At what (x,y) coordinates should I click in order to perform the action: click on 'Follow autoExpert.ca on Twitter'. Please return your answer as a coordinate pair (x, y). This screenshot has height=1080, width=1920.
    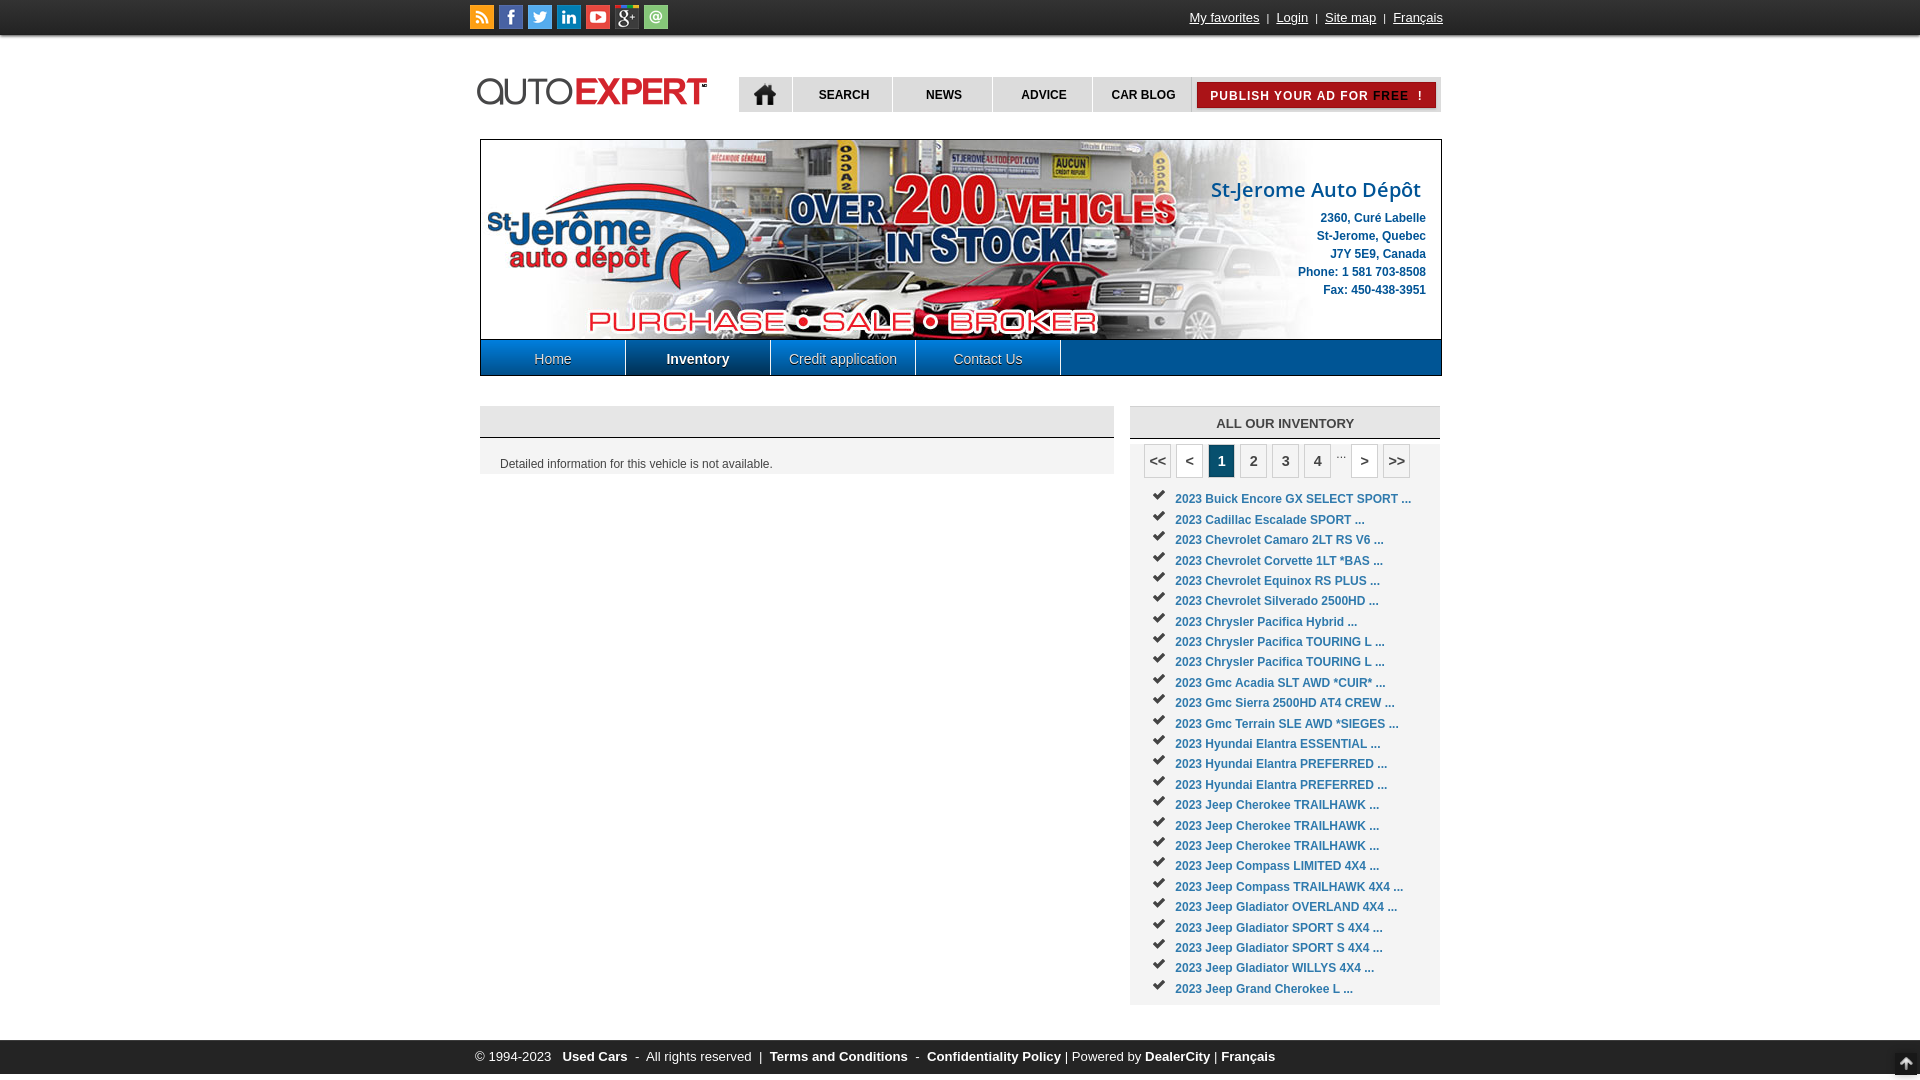
    Looking at the image, I should click on (539, 24).